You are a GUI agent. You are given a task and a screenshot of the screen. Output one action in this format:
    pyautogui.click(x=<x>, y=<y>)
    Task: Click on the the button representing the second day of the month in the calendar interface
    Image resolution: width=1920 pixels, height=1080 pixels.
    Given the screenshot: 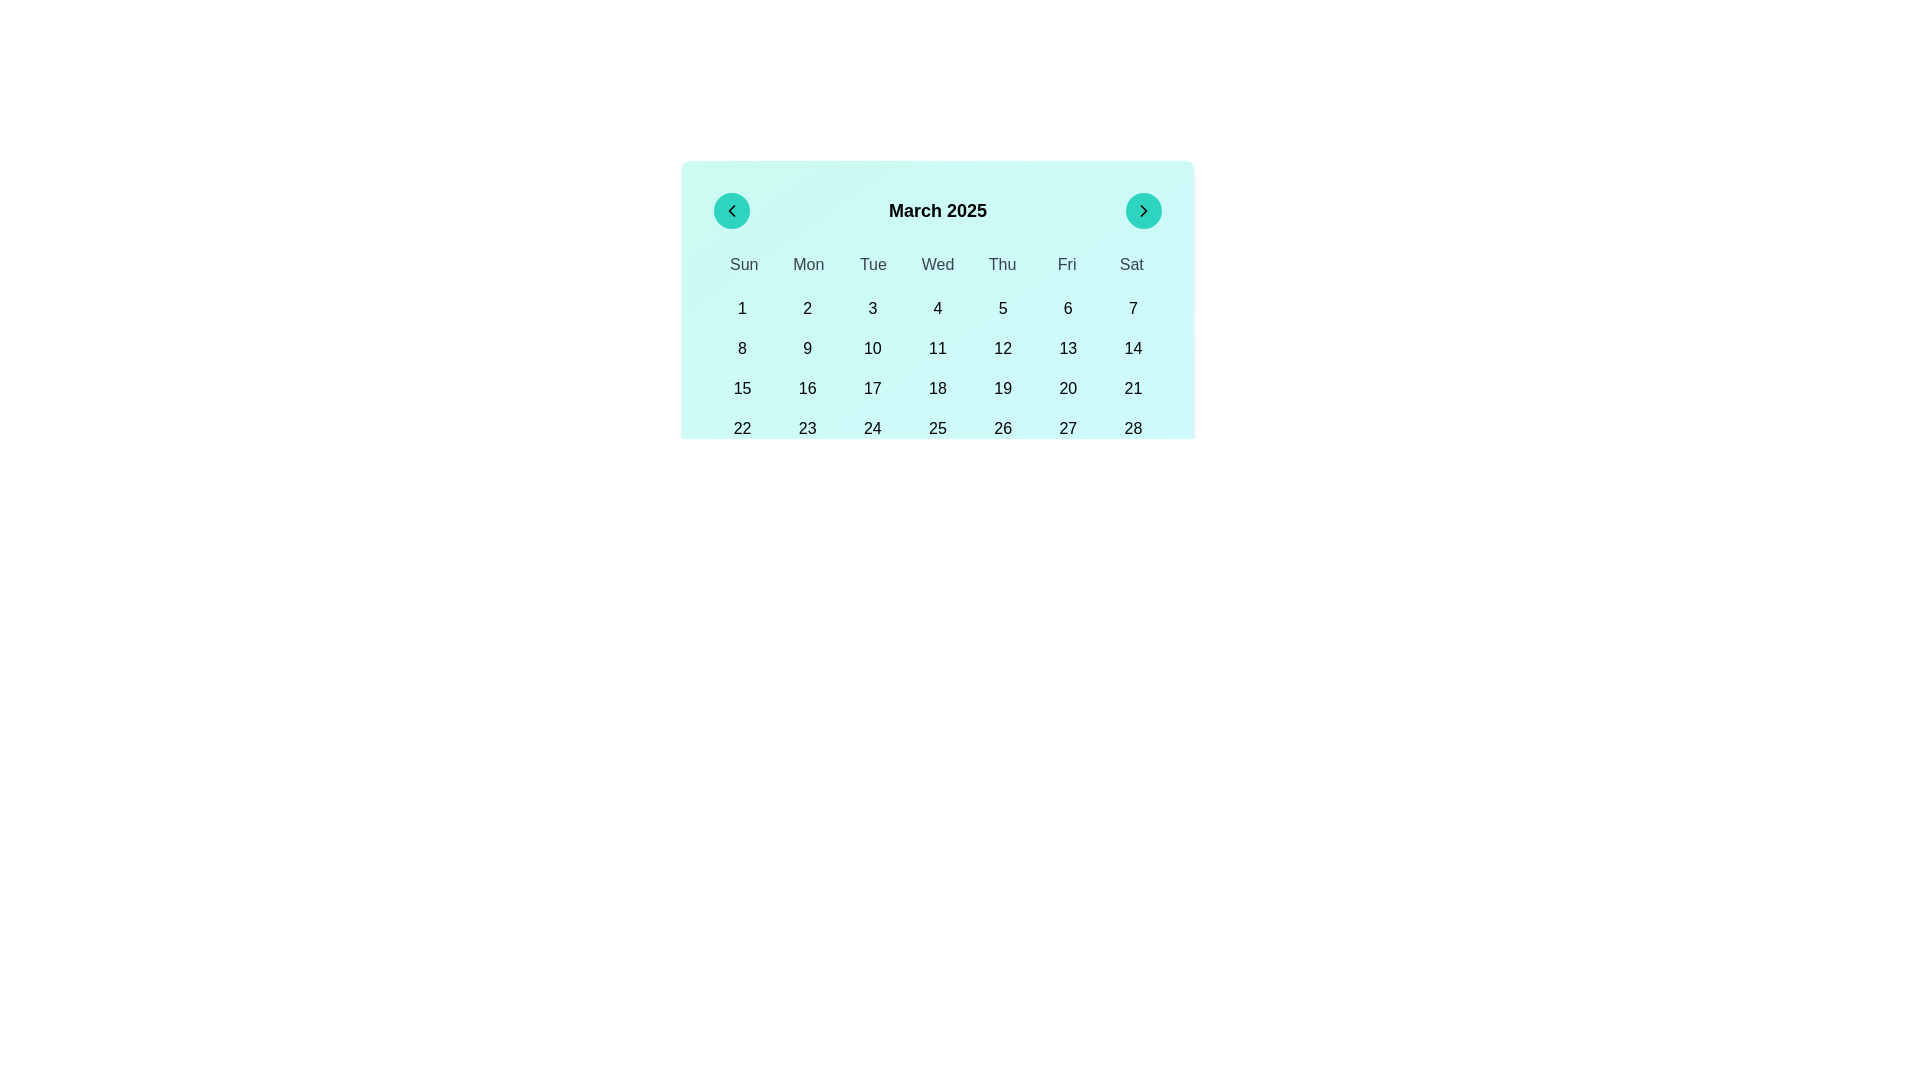 What is the action you would take?
    pyautogui.click(x=807, y=308)
    